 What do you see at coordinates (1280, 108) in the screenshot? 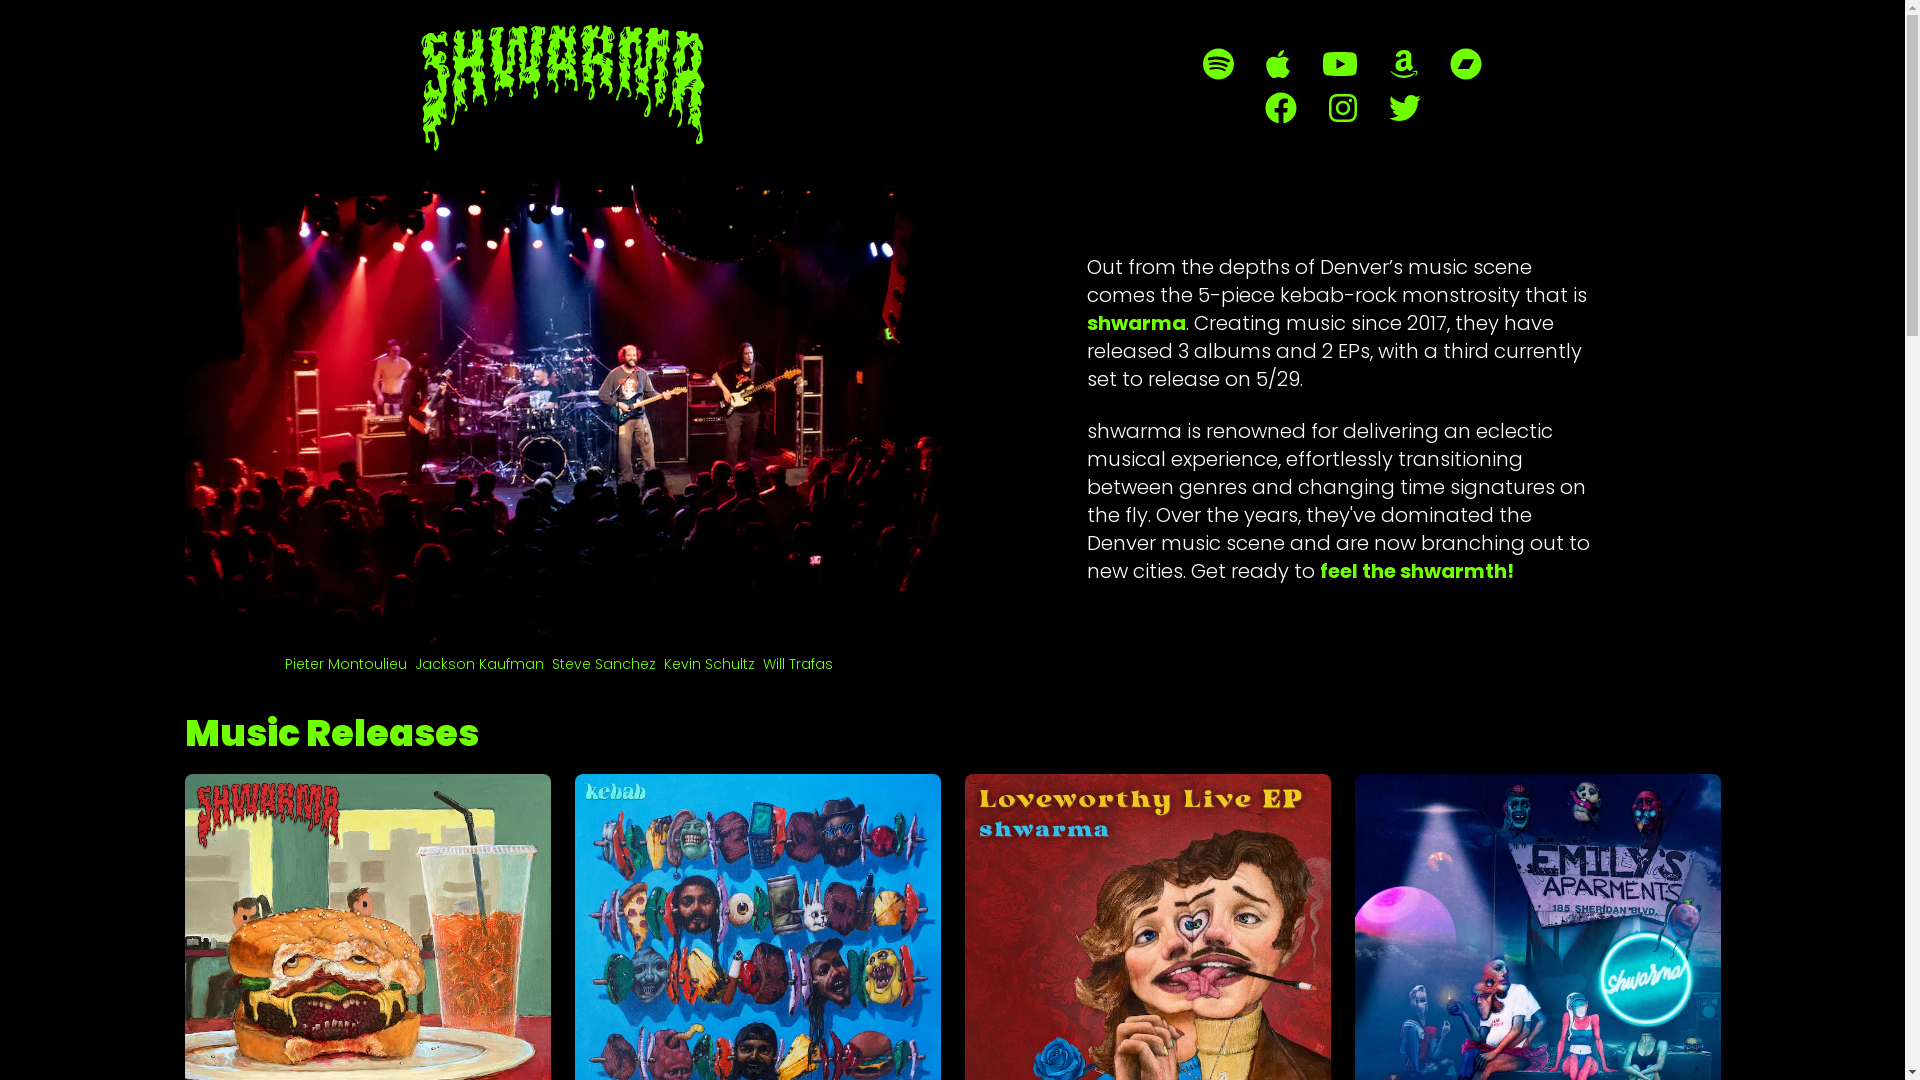
I see `'Facebook'` at bounding box center [1280, 108].